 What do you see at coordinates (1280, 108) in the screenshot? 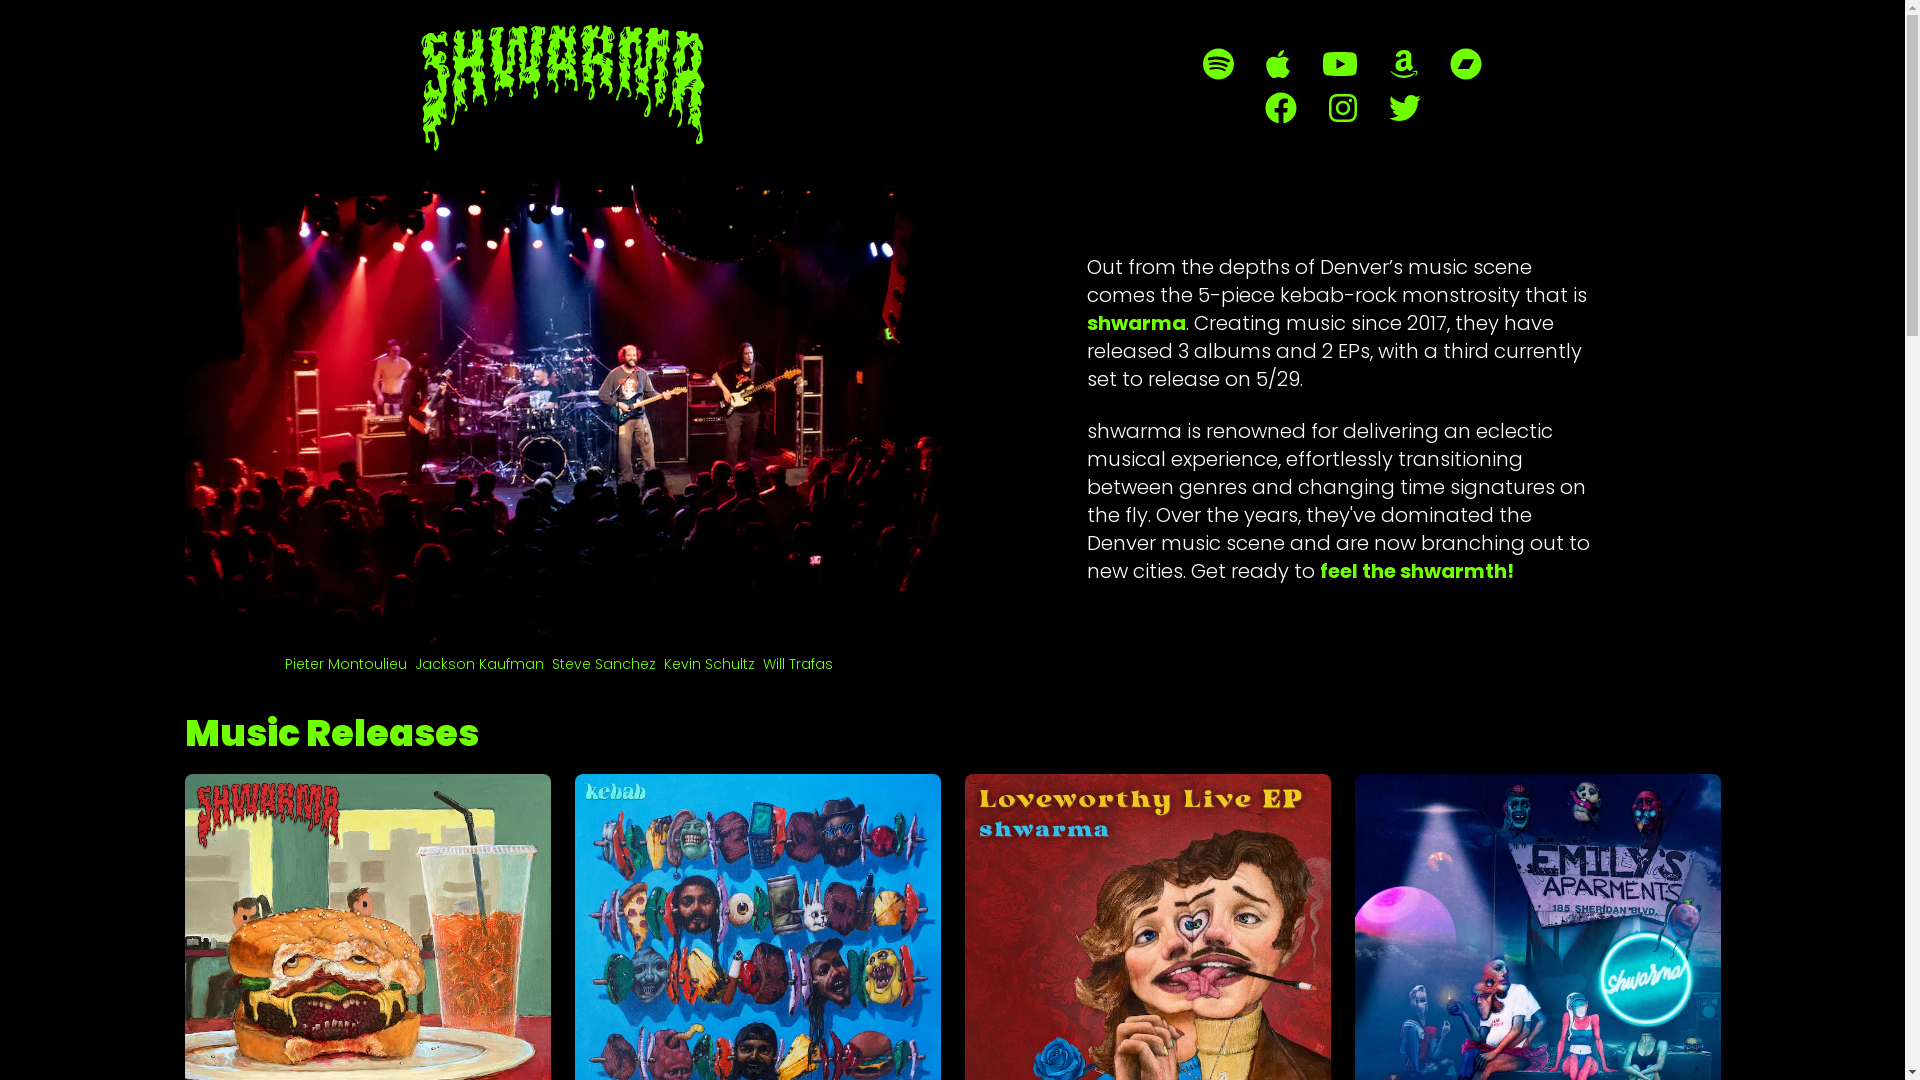
I see `'Facebook'` at bounding box center [1280, 108].